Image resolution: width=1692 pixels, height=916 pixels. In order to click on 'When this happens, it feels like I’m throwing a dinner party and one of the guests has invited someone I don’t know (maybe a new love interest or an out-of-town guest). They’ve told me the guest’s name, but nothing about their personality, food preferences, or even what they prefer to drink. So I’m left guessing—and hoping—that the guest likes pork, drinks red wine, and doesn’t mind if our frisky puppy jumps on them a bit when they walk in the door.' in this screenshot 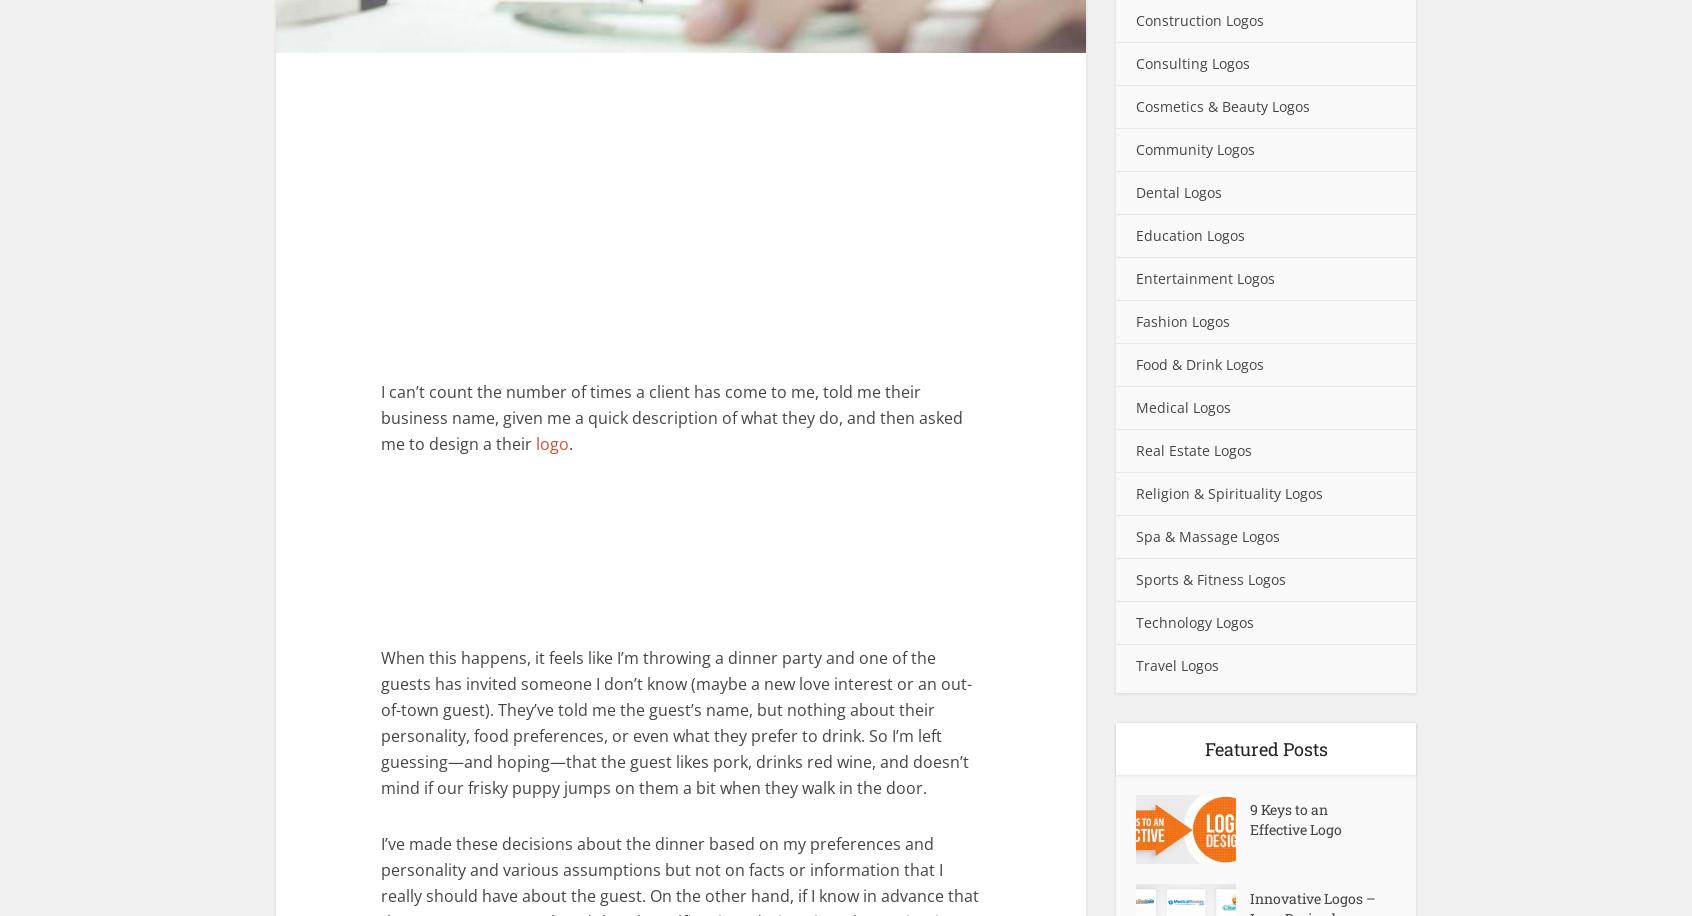, I will do `click(676, 722)`.